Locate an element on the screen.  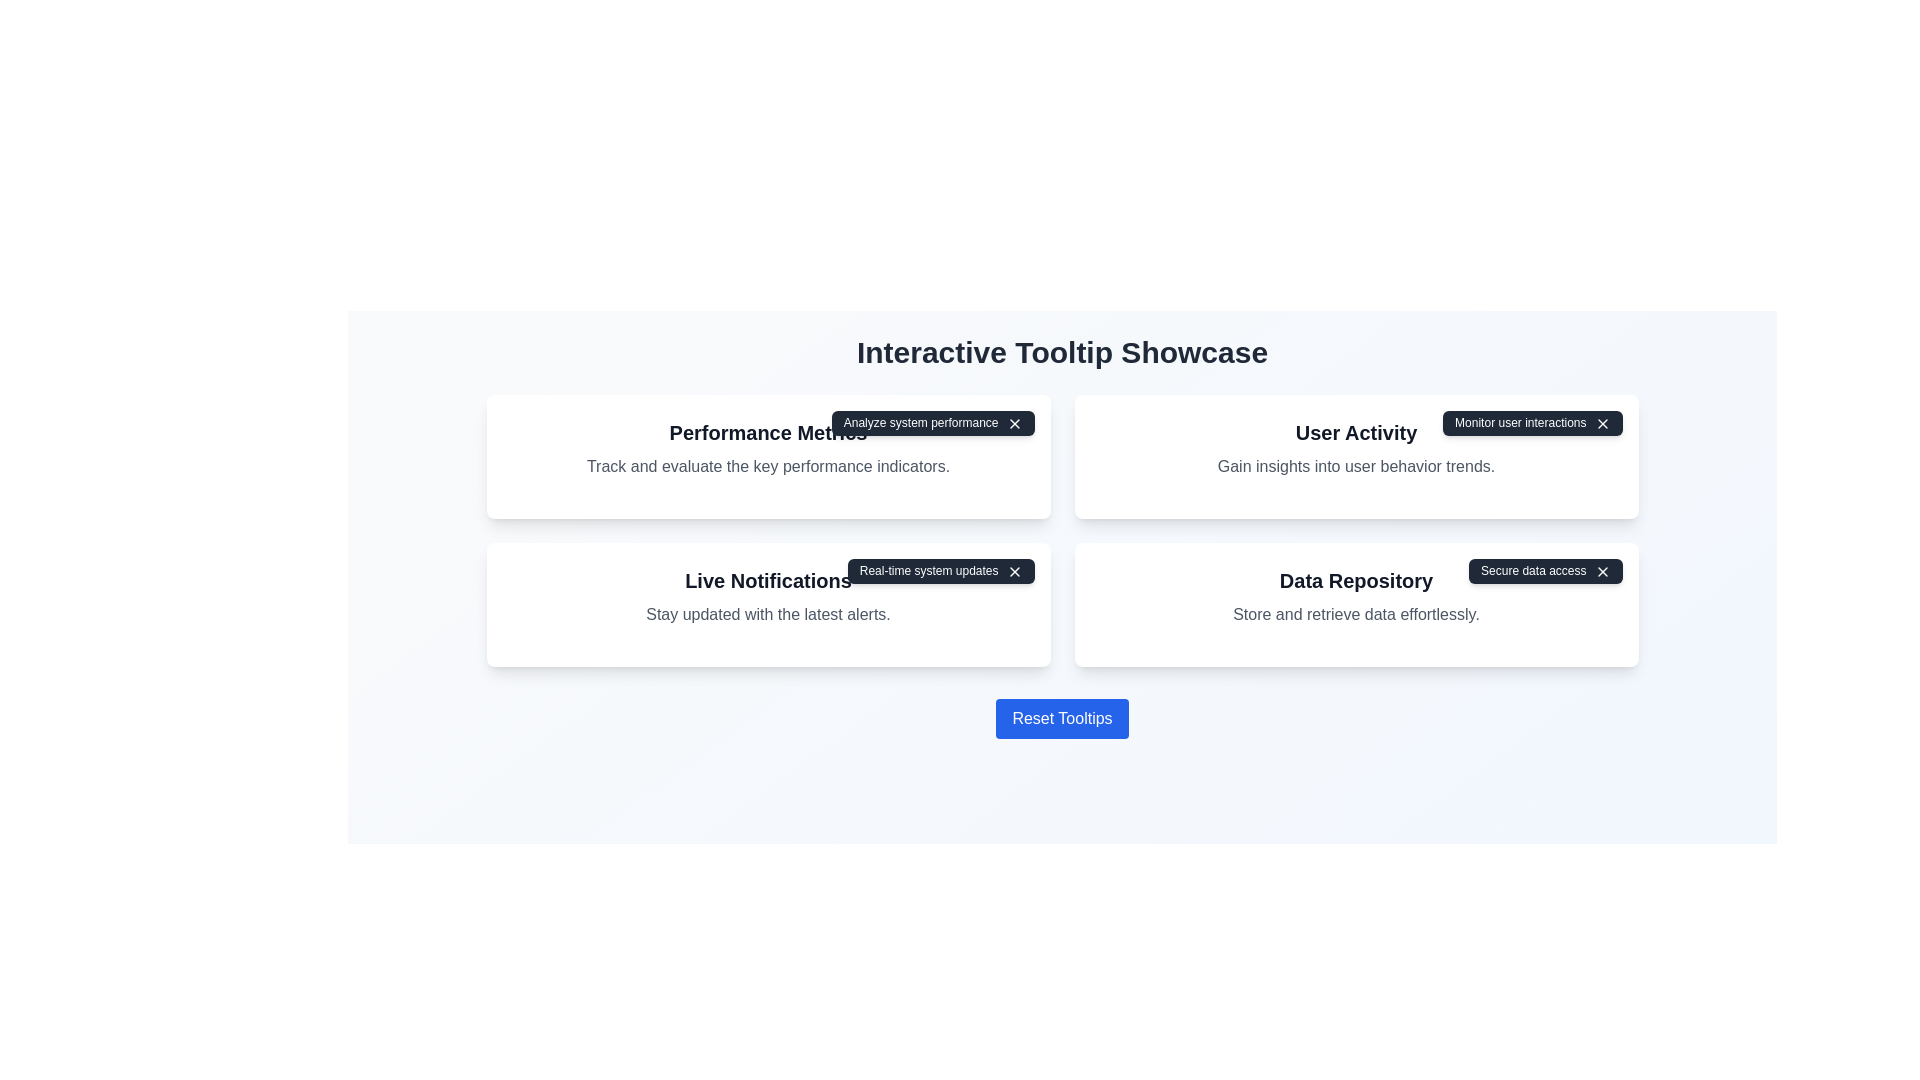
the 'X' icon button located at the top-right edge of the tooltip labeled 'Real-time system updates' to trigger the color change effect is located at coordinates (1014, 571).